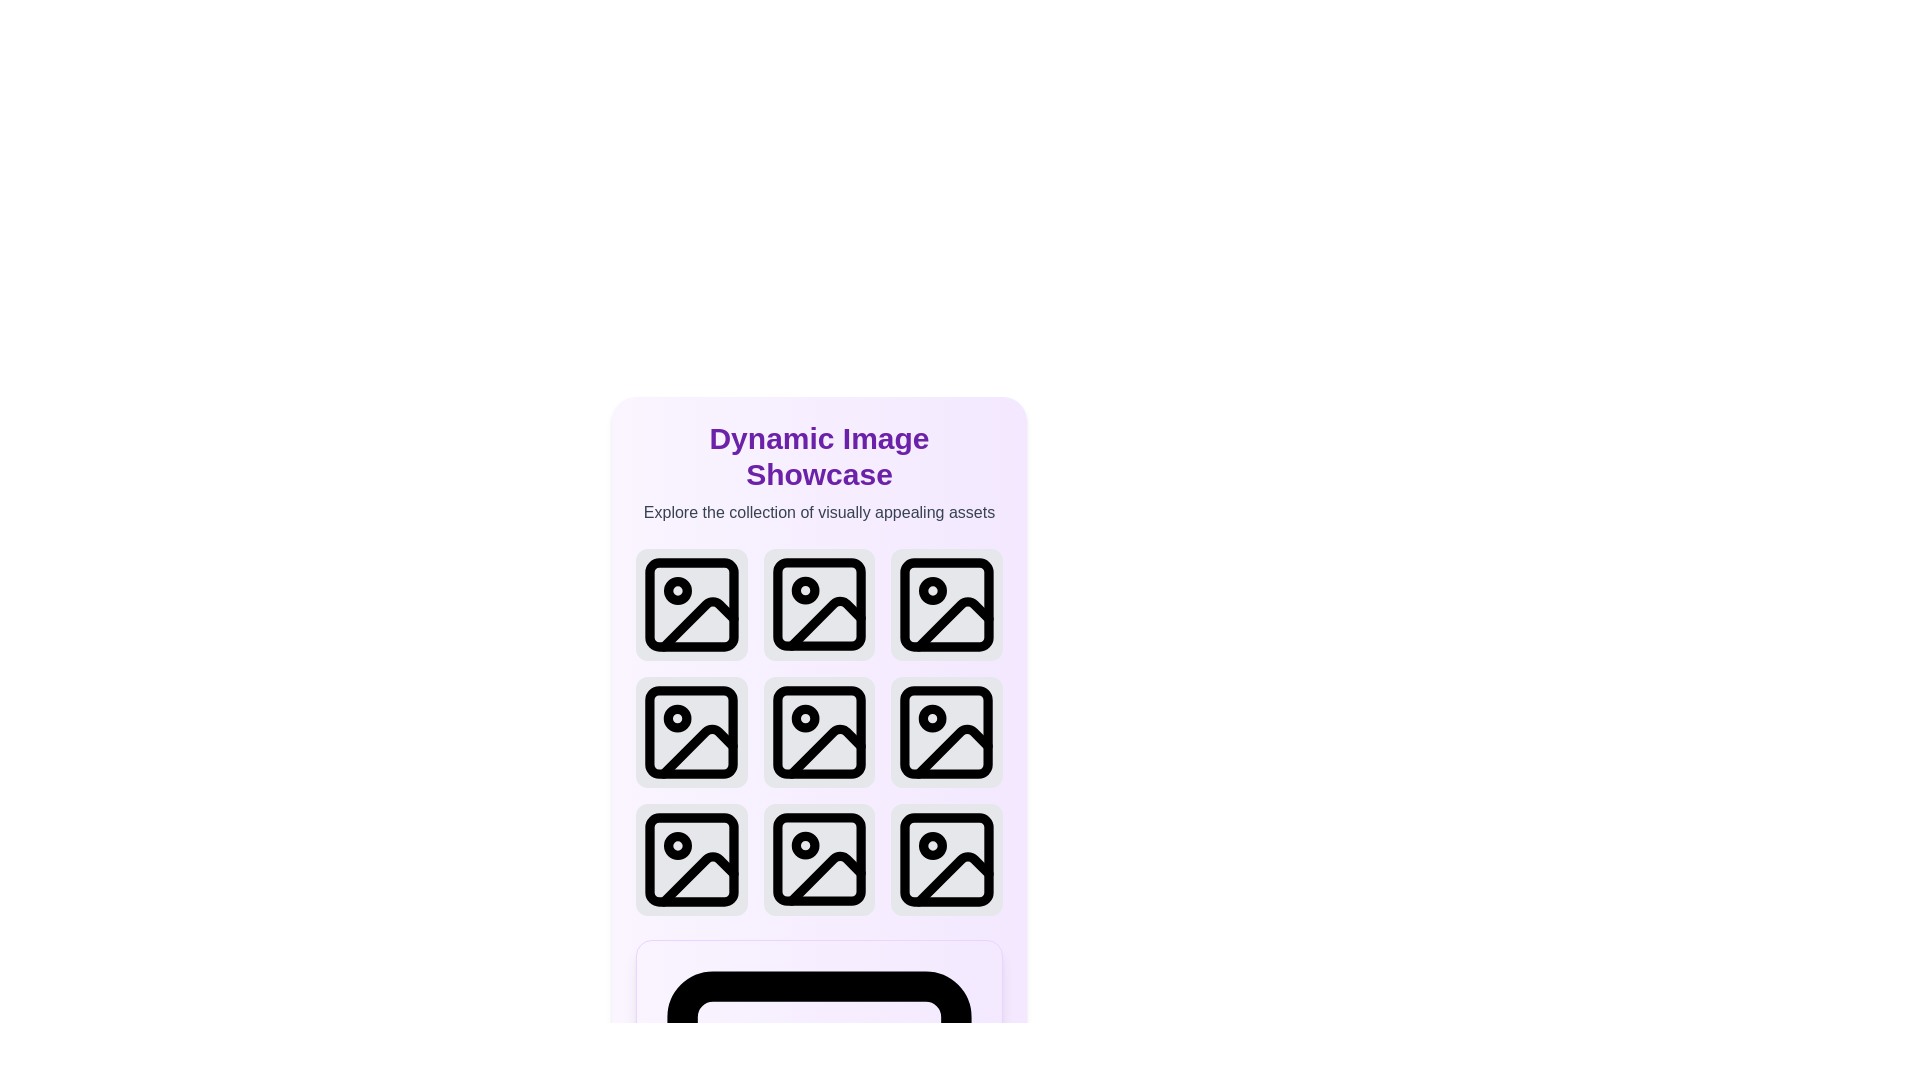 The image size is (1920, 1080). What do you see at coordinates (946, 732) in the screenshot?
I see `the decorative rectangle detail of the sixth image icon` at bounding box center [946, 732].